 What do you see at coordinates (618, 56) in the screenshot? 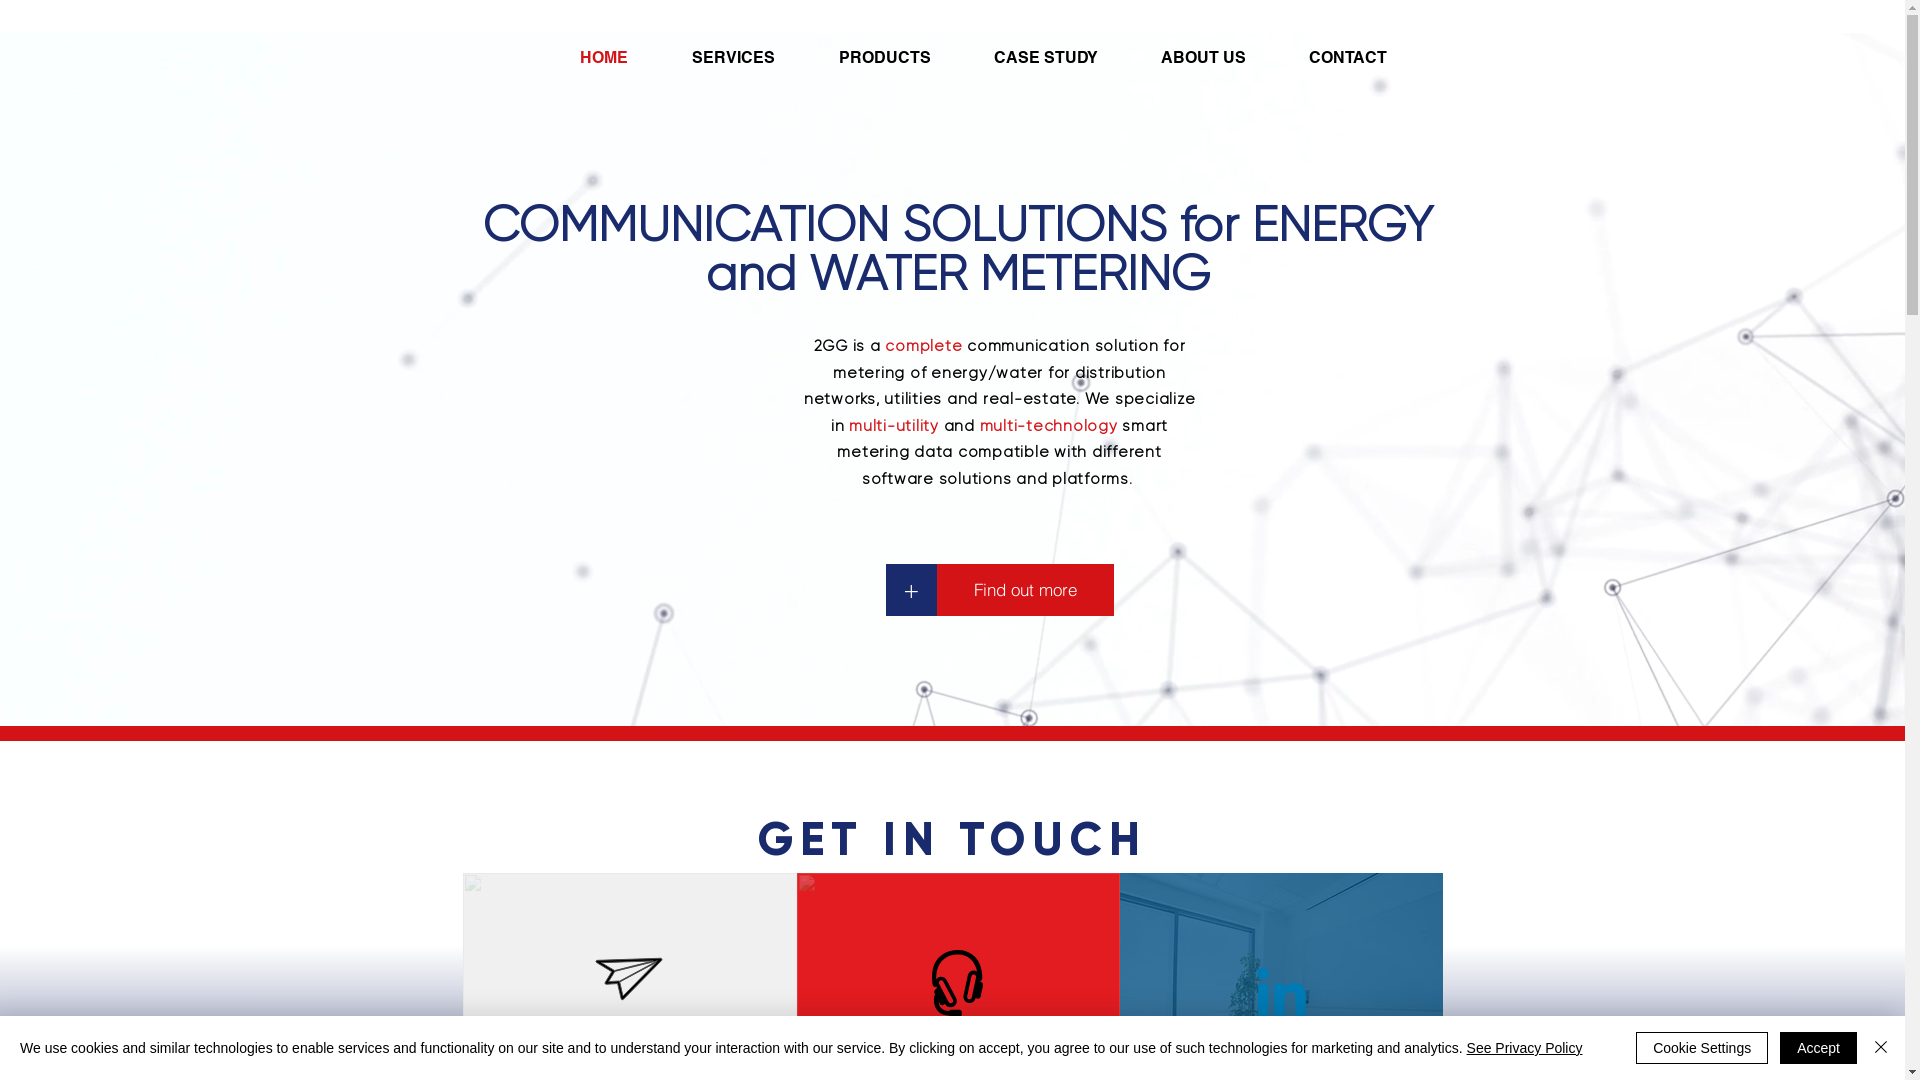
I see `'HOME'` at bounding box center [618, 56].